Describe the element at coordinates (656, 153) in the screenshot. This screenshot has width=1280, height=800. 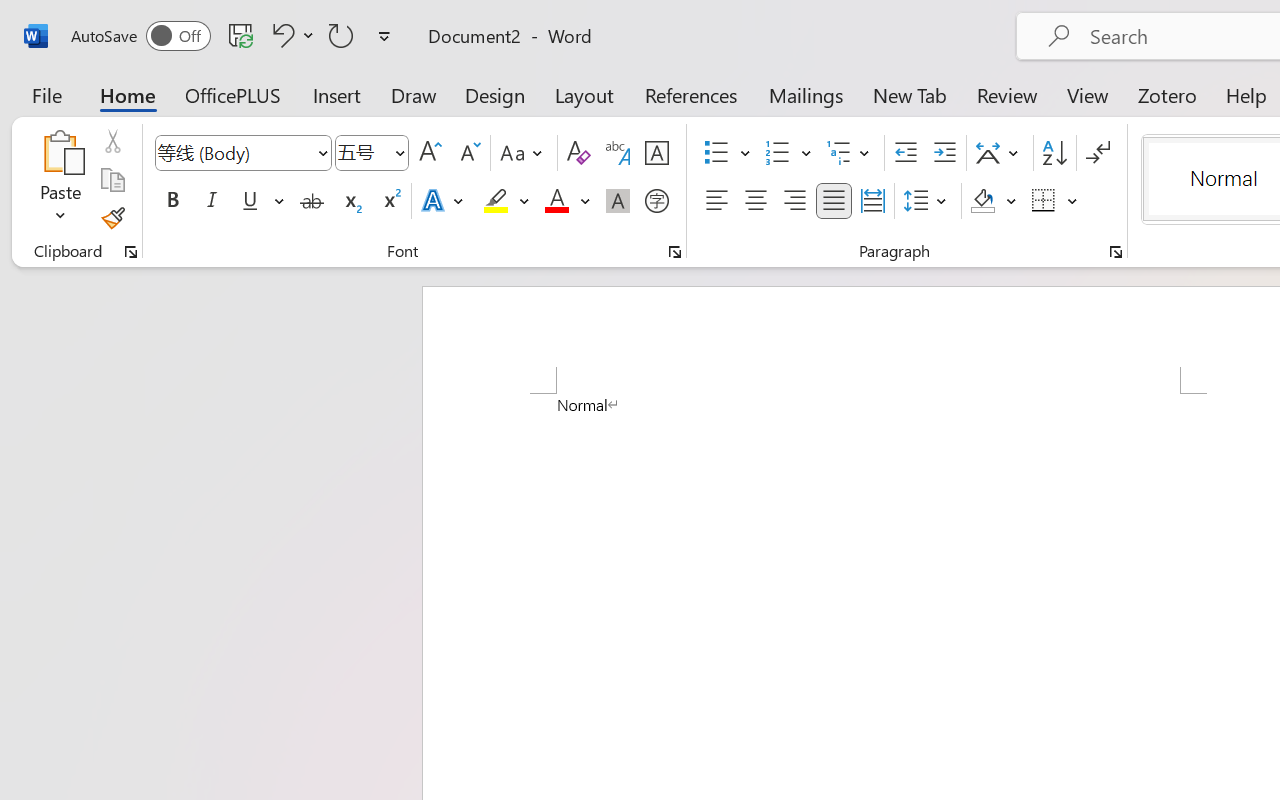
I see `'Character Border'` at that location.